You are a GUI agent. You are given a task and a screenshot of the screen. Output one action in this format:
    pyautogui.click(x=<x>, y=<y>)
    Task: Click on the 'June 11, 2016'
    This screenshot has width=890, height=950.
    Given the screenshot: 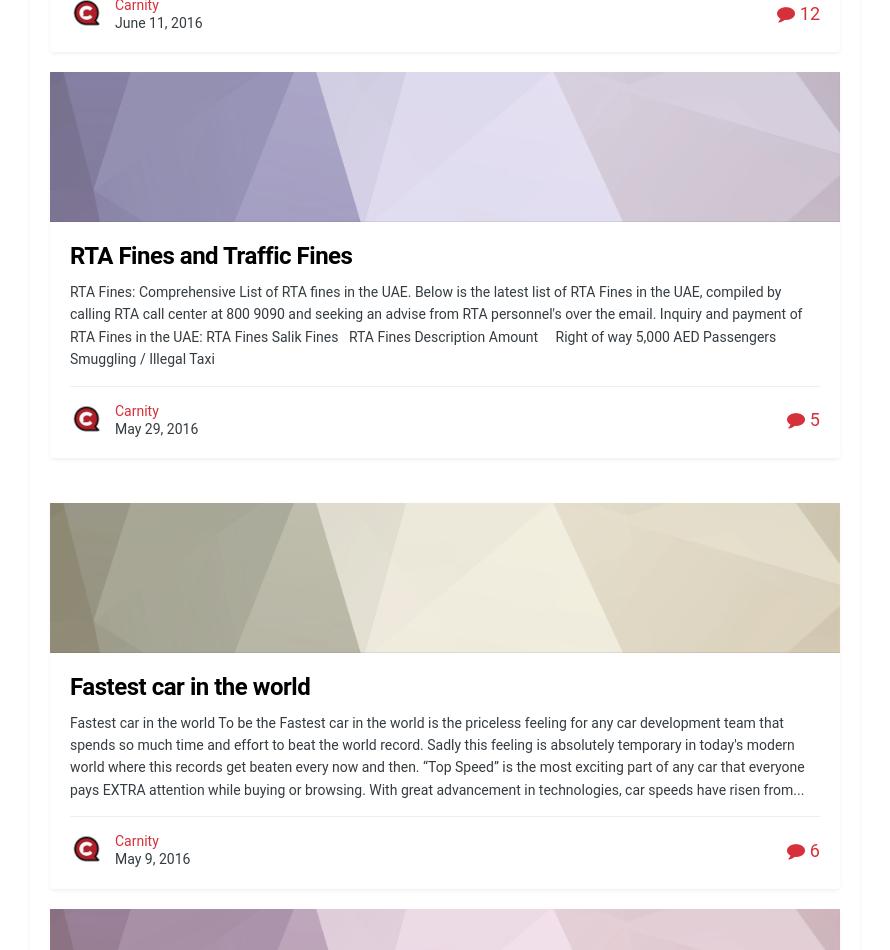 What is the action you would take?
    pyautogui.click(x=158, y=22)
    